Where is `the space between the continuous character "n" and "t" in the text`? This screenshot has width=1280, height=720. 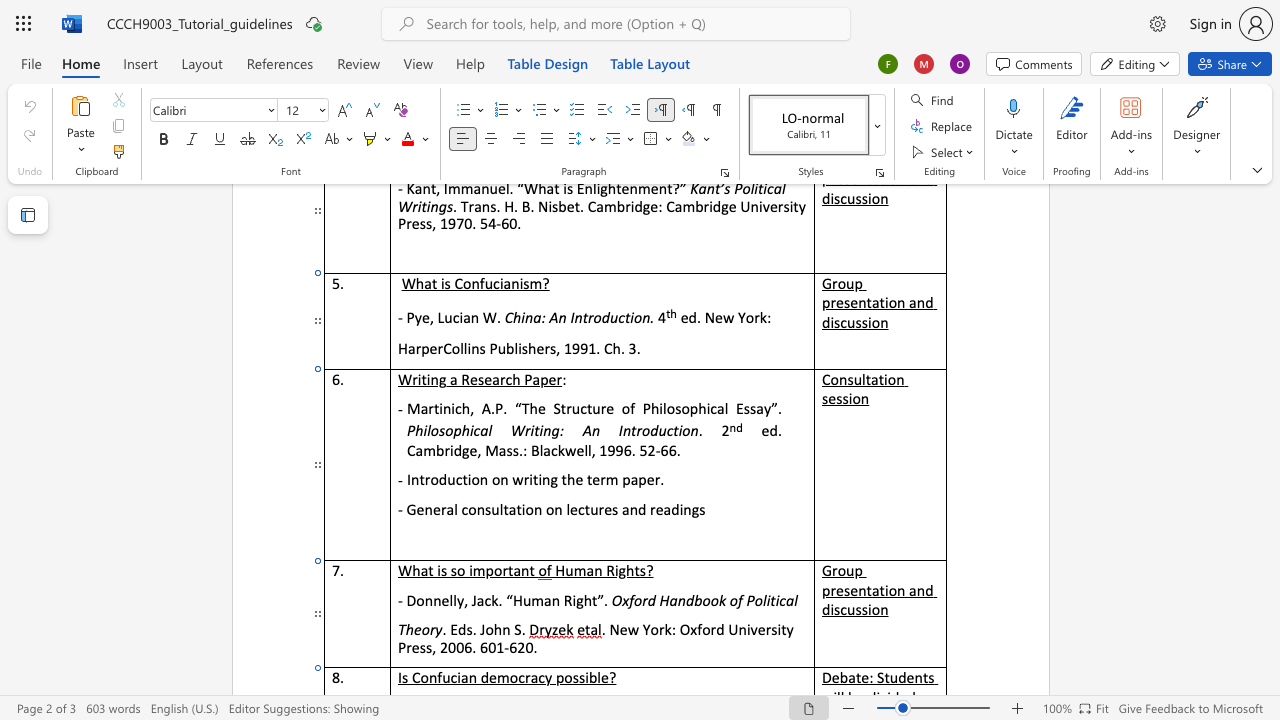
the space between the continuous character "n" and "t" in the text is located at coordinates (865, 588).